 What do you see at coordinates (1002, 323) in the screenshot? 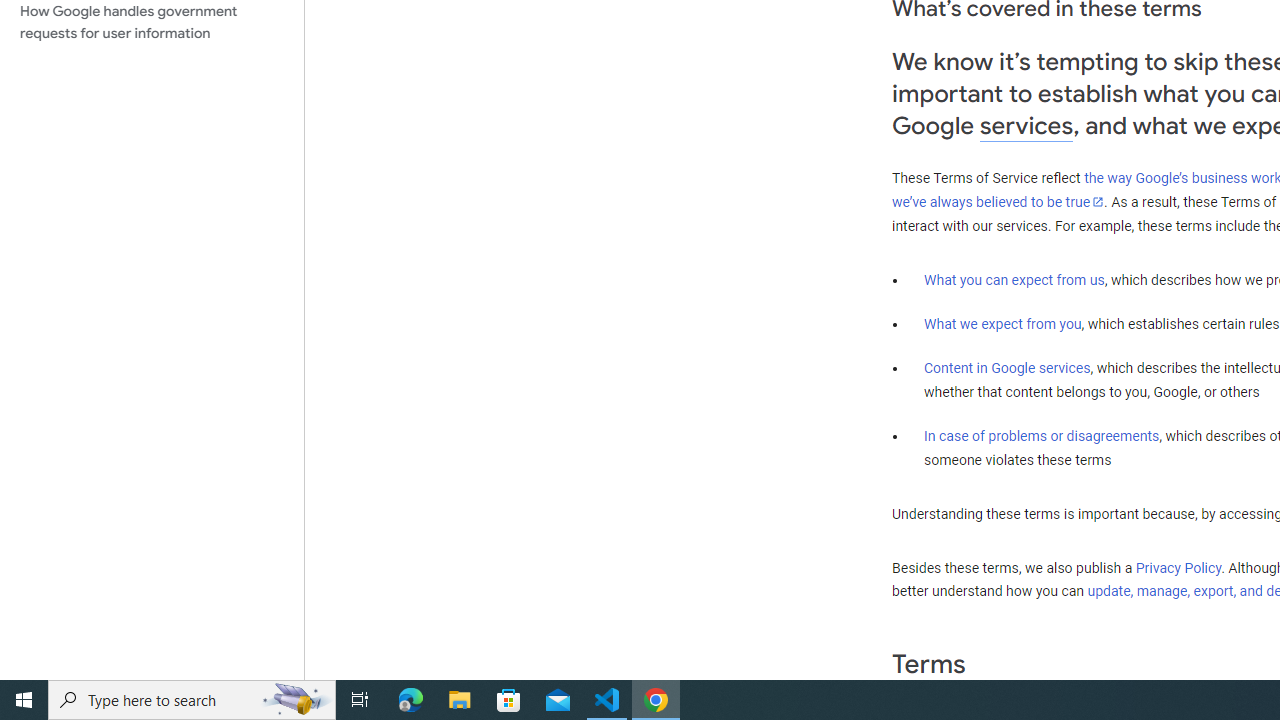
I see `'What we expect from you'` at bounding box center [1002, 323].